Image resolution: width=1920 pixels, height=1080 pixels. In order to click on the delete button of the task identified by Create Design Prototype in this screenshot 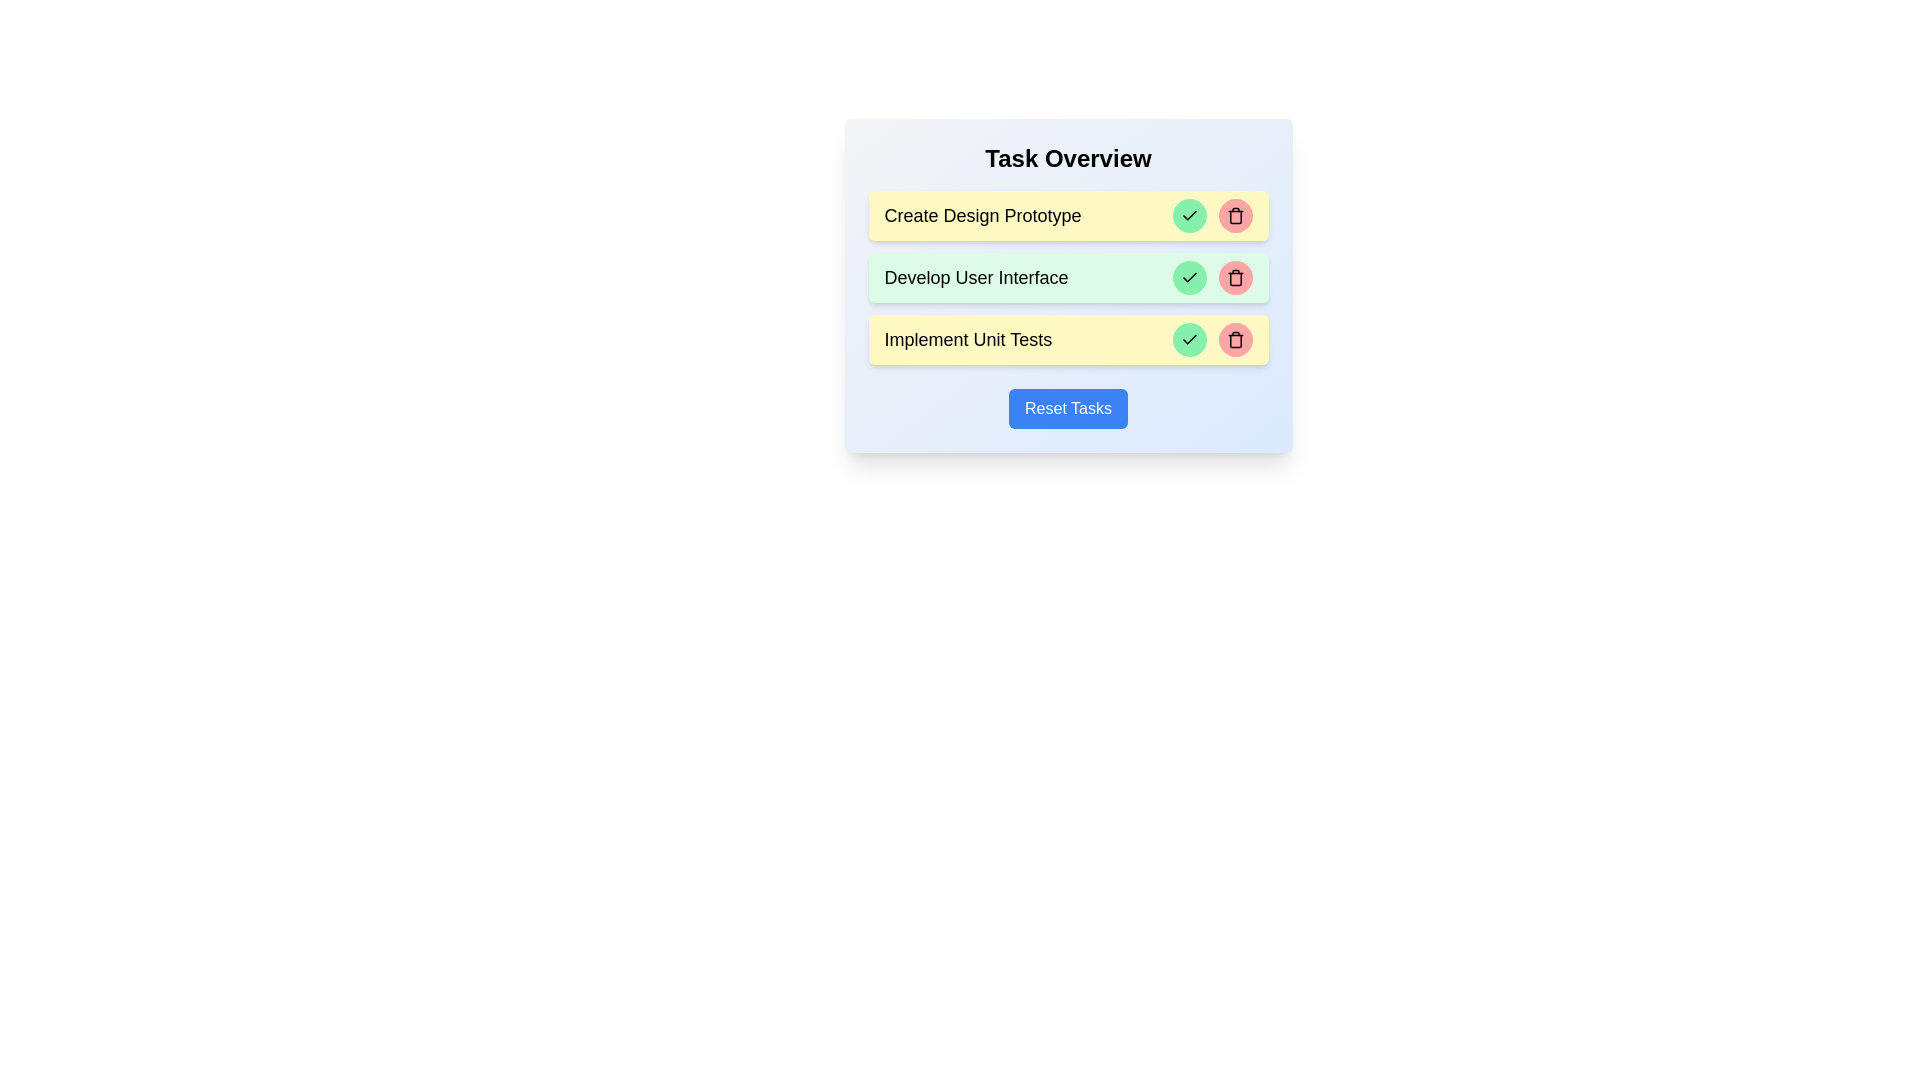, I will do `click(1234, 216)`.